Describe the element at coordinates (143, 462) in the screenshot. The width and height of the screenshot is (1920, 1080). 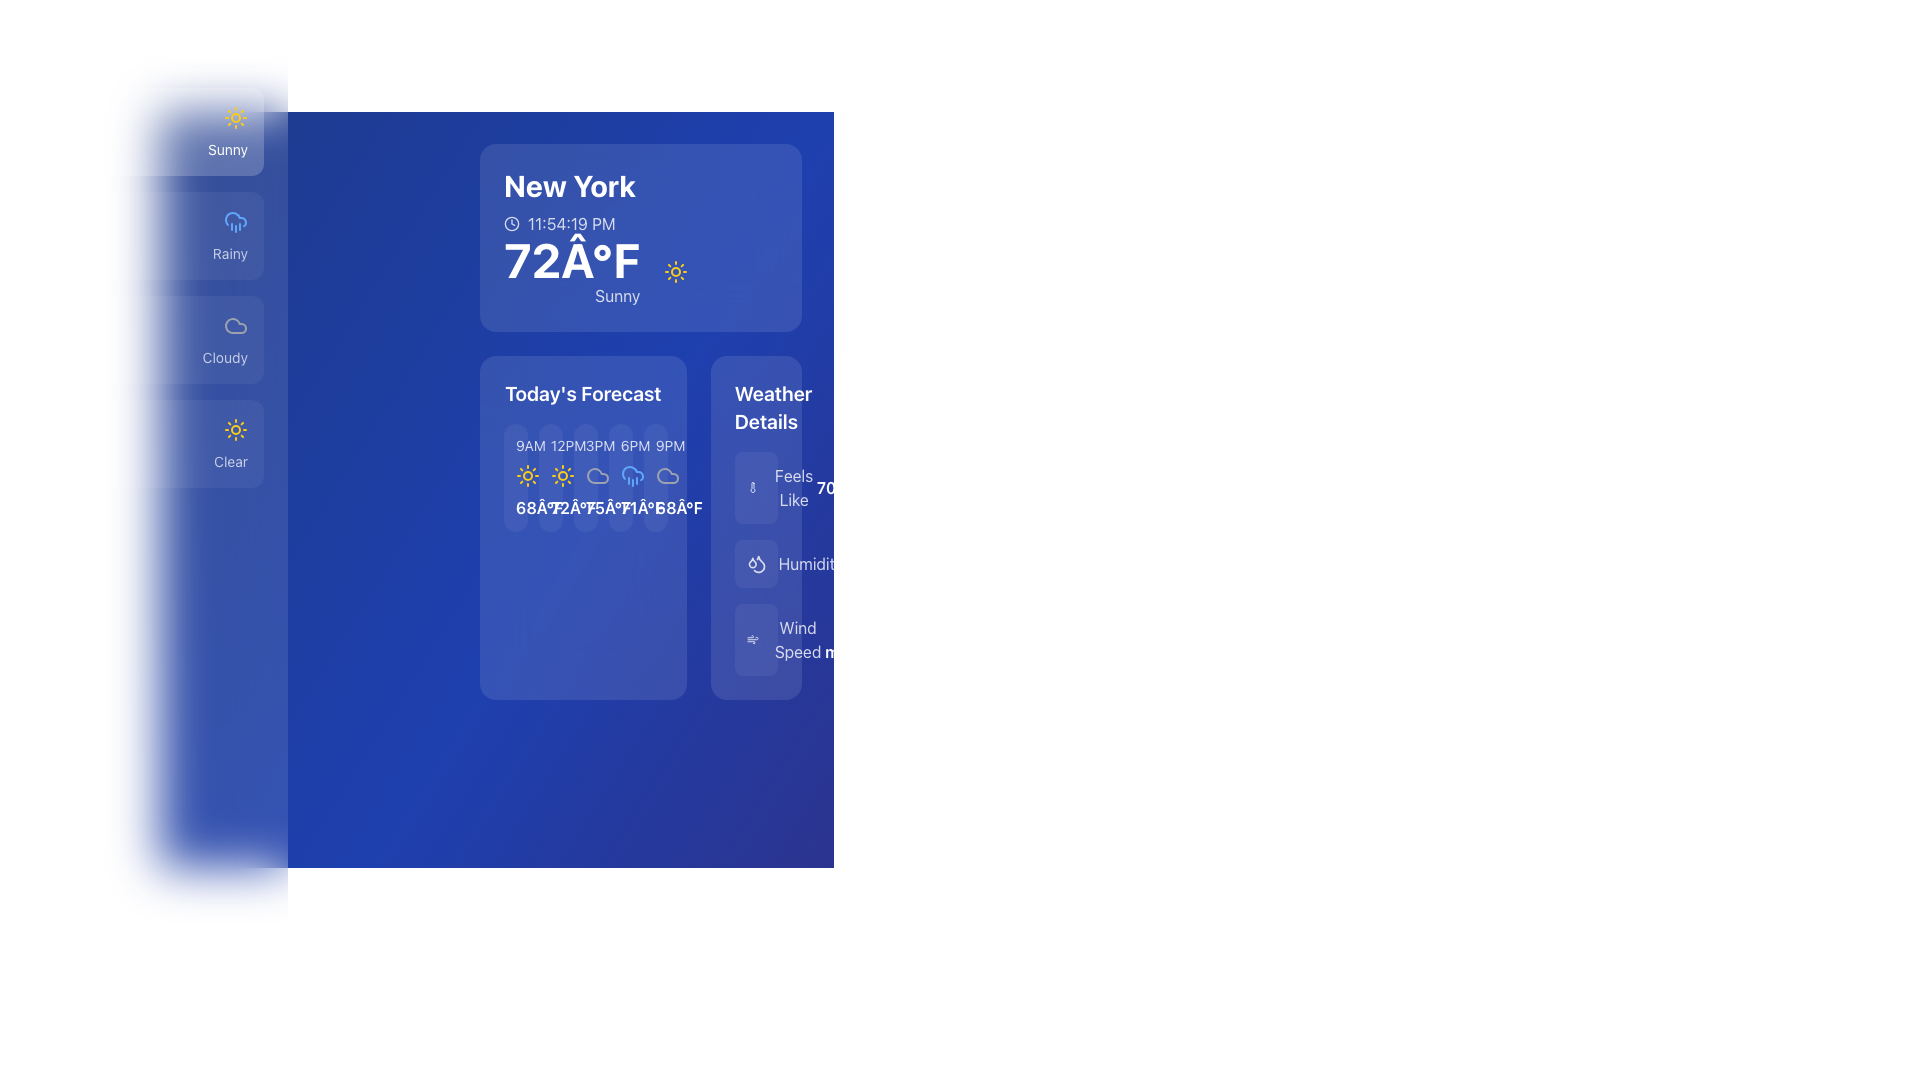
I see `text content of the temperature label located at the lower part of the vertically oriented list, which is the fourth entry after 'Sunny', 'Rainy', and 'Cloudy'` at that location.